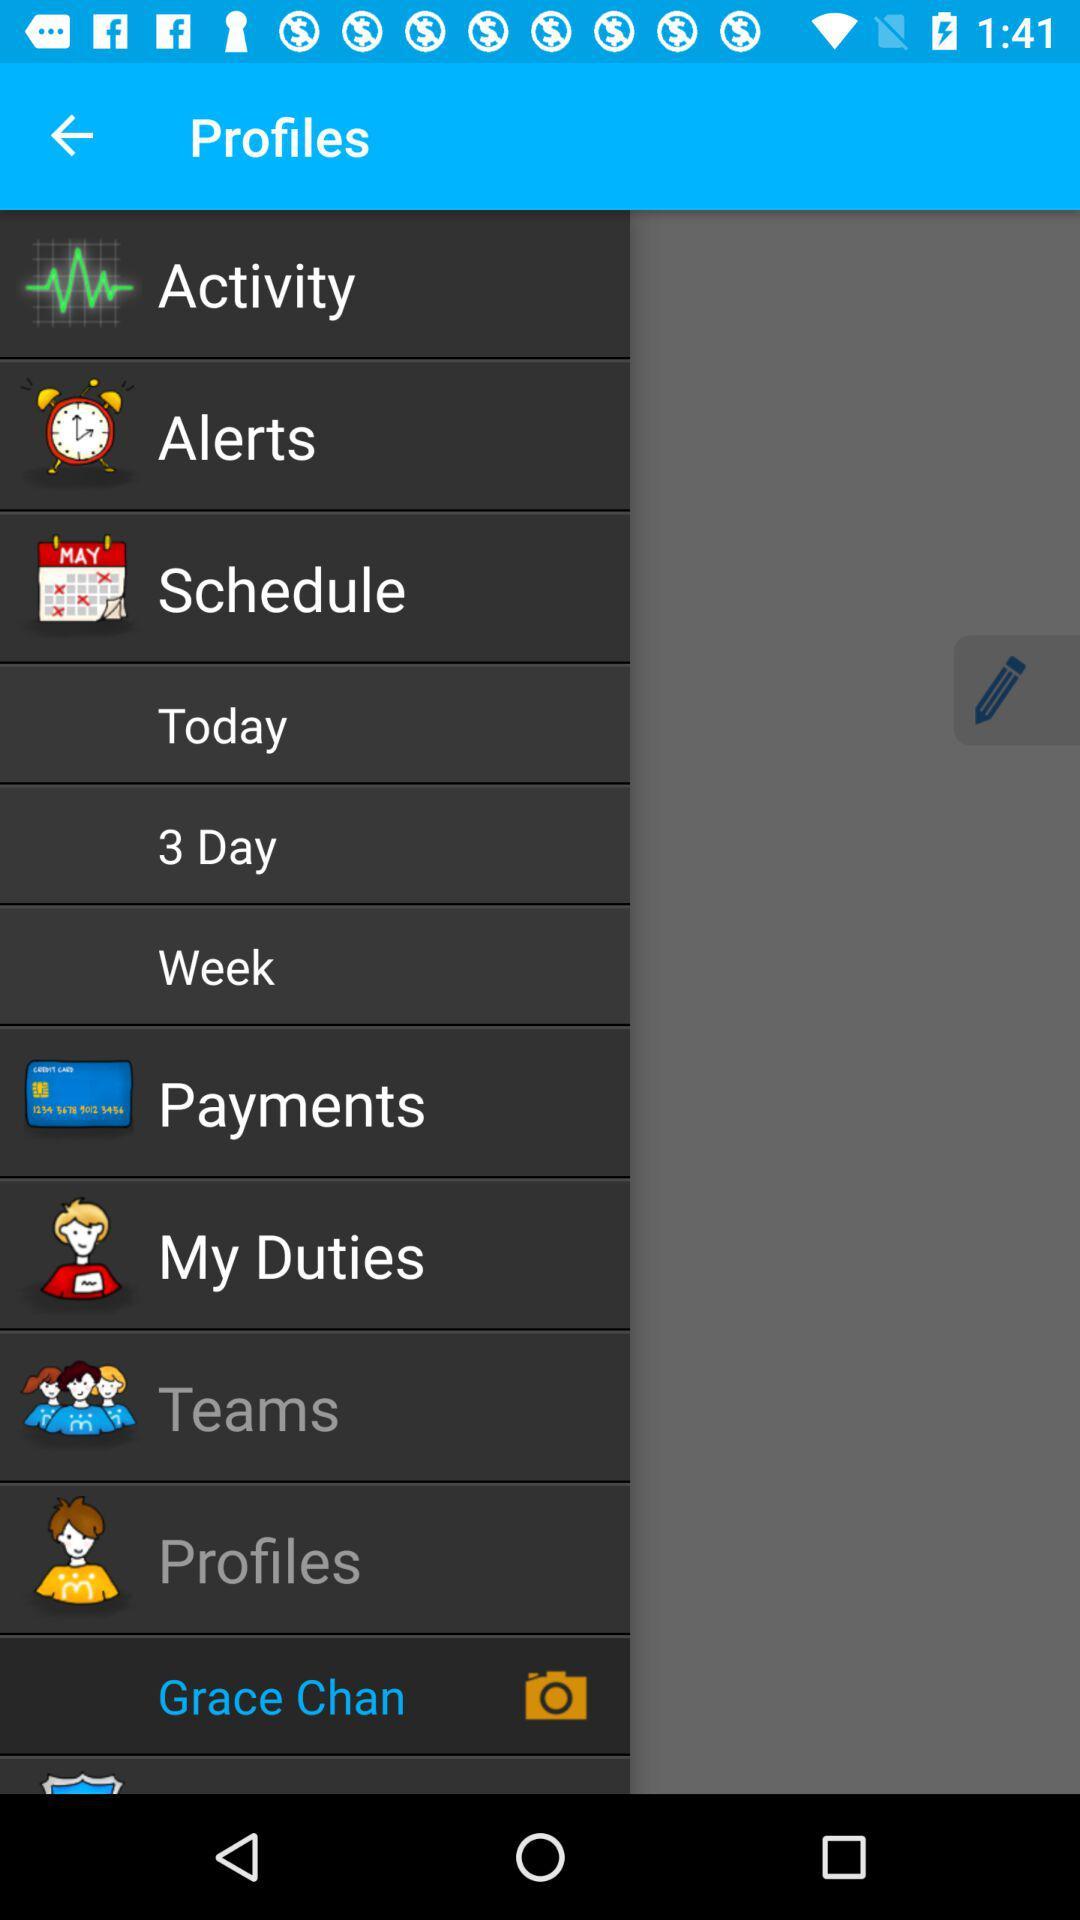  Describe the element at coordinates (556, 1694) in the screenshot. I see `the camera icon just right to grace chan` at that location.